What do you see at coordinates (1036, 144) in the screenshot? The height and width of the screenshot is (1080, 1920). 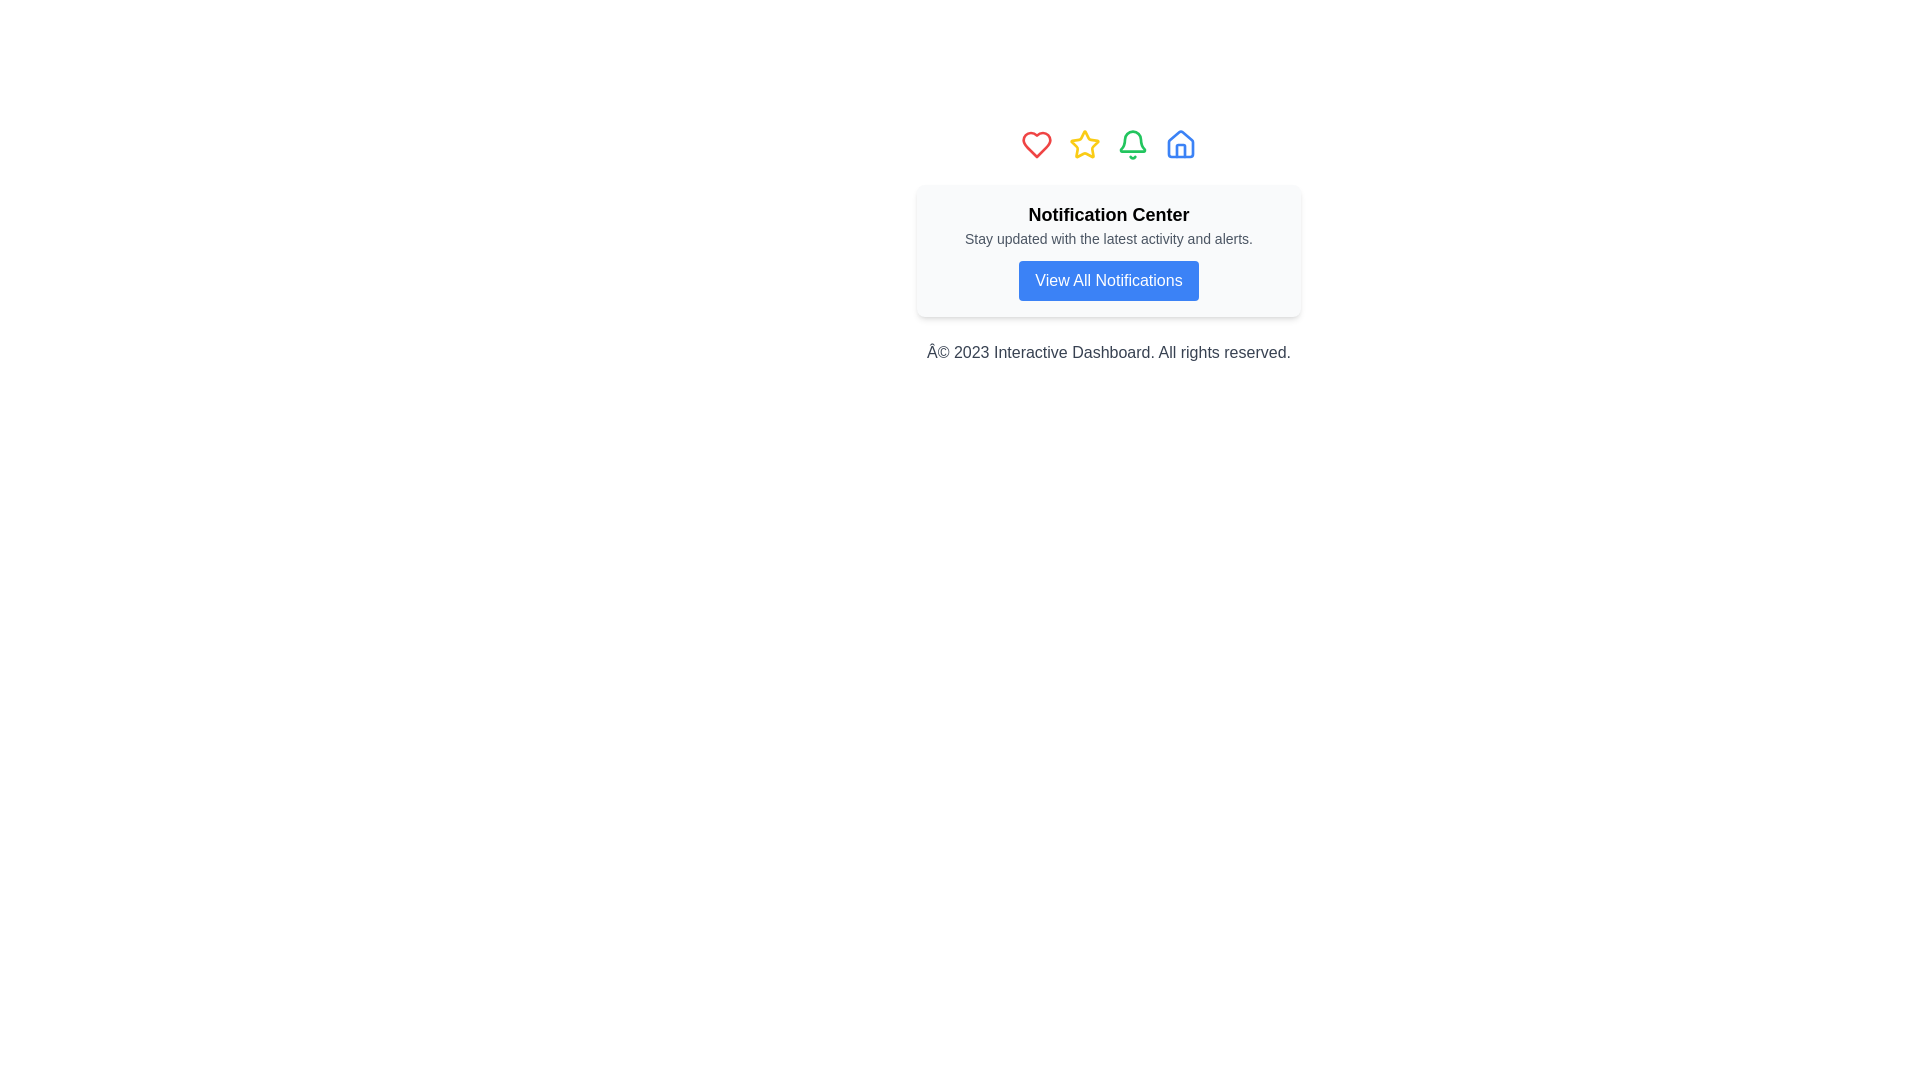 I see `the heart icon located at the top center of the interface, which signifies liking or favoriting content` at bounding box center [1036, 144].